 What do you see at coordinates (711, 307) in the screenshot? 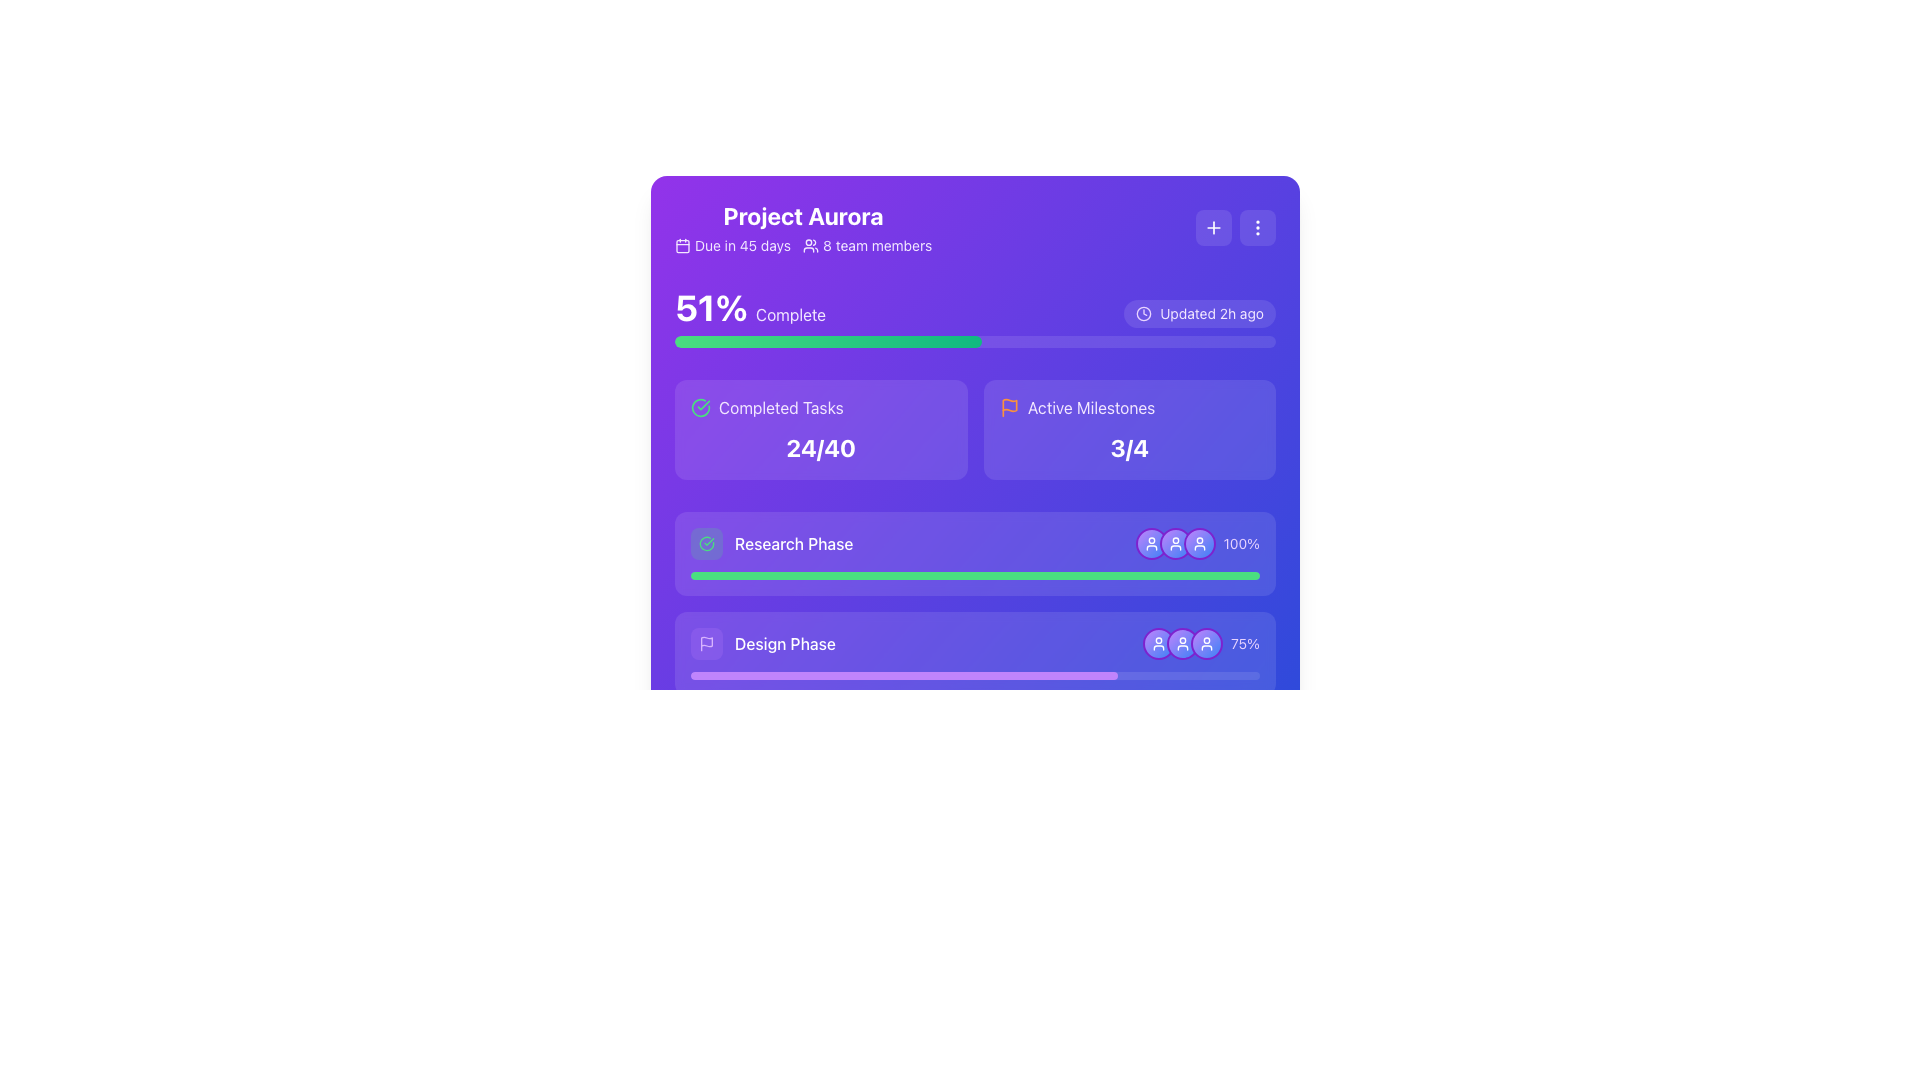
I see `the Static Label displaying '51%' in bold white text on a purple background, located in the top-left section of the interface, next to the 'Complete' label` at bounding box center [711, 307].